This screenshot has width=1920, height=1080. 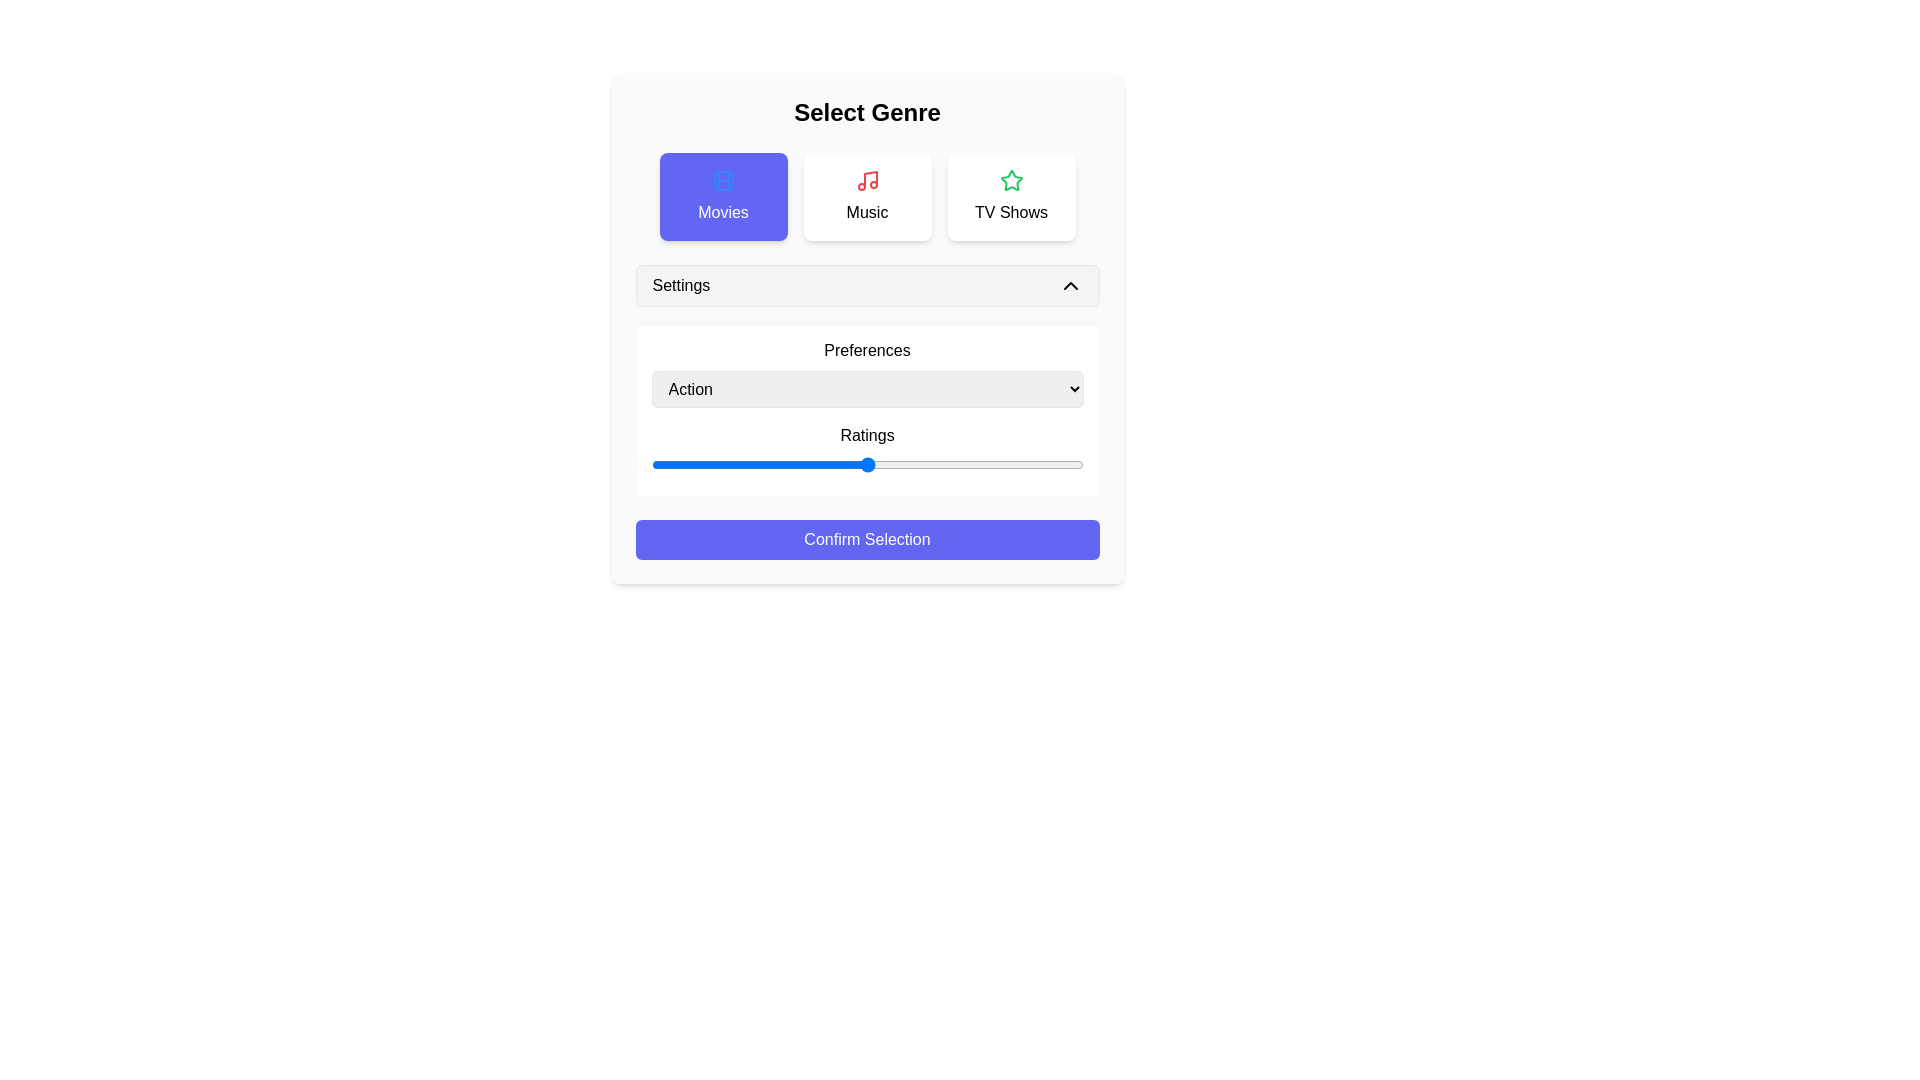 I want to click on the rating, so click(x=883, y=465).